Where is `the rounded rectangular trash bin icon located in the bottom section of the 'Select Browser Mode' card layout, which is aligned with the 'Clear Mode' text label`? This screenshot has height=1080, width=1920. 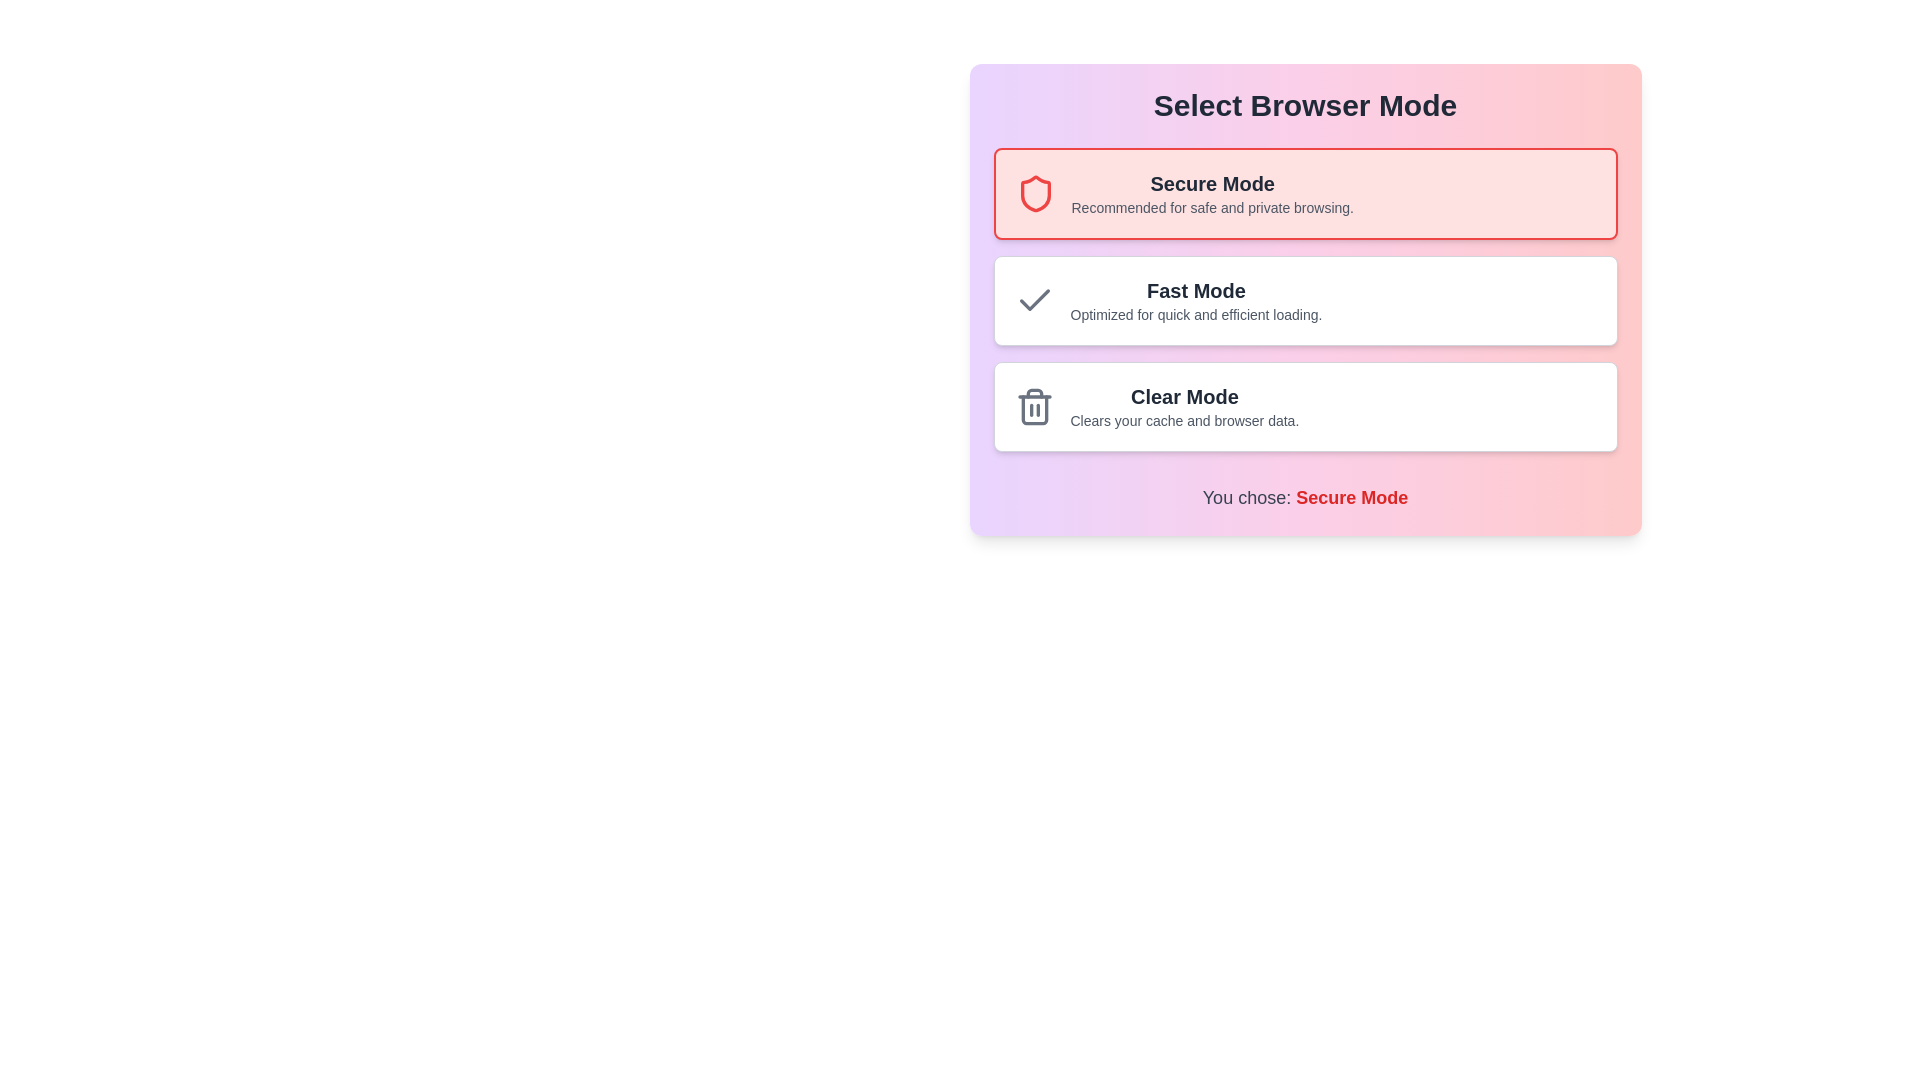 the rounded rectangular trash bin icon located in the bottom section of the 'Select Browser Mode' card layout, which is aligned with the 'Clear Mode' text label is located at coordinates (1034, 409).